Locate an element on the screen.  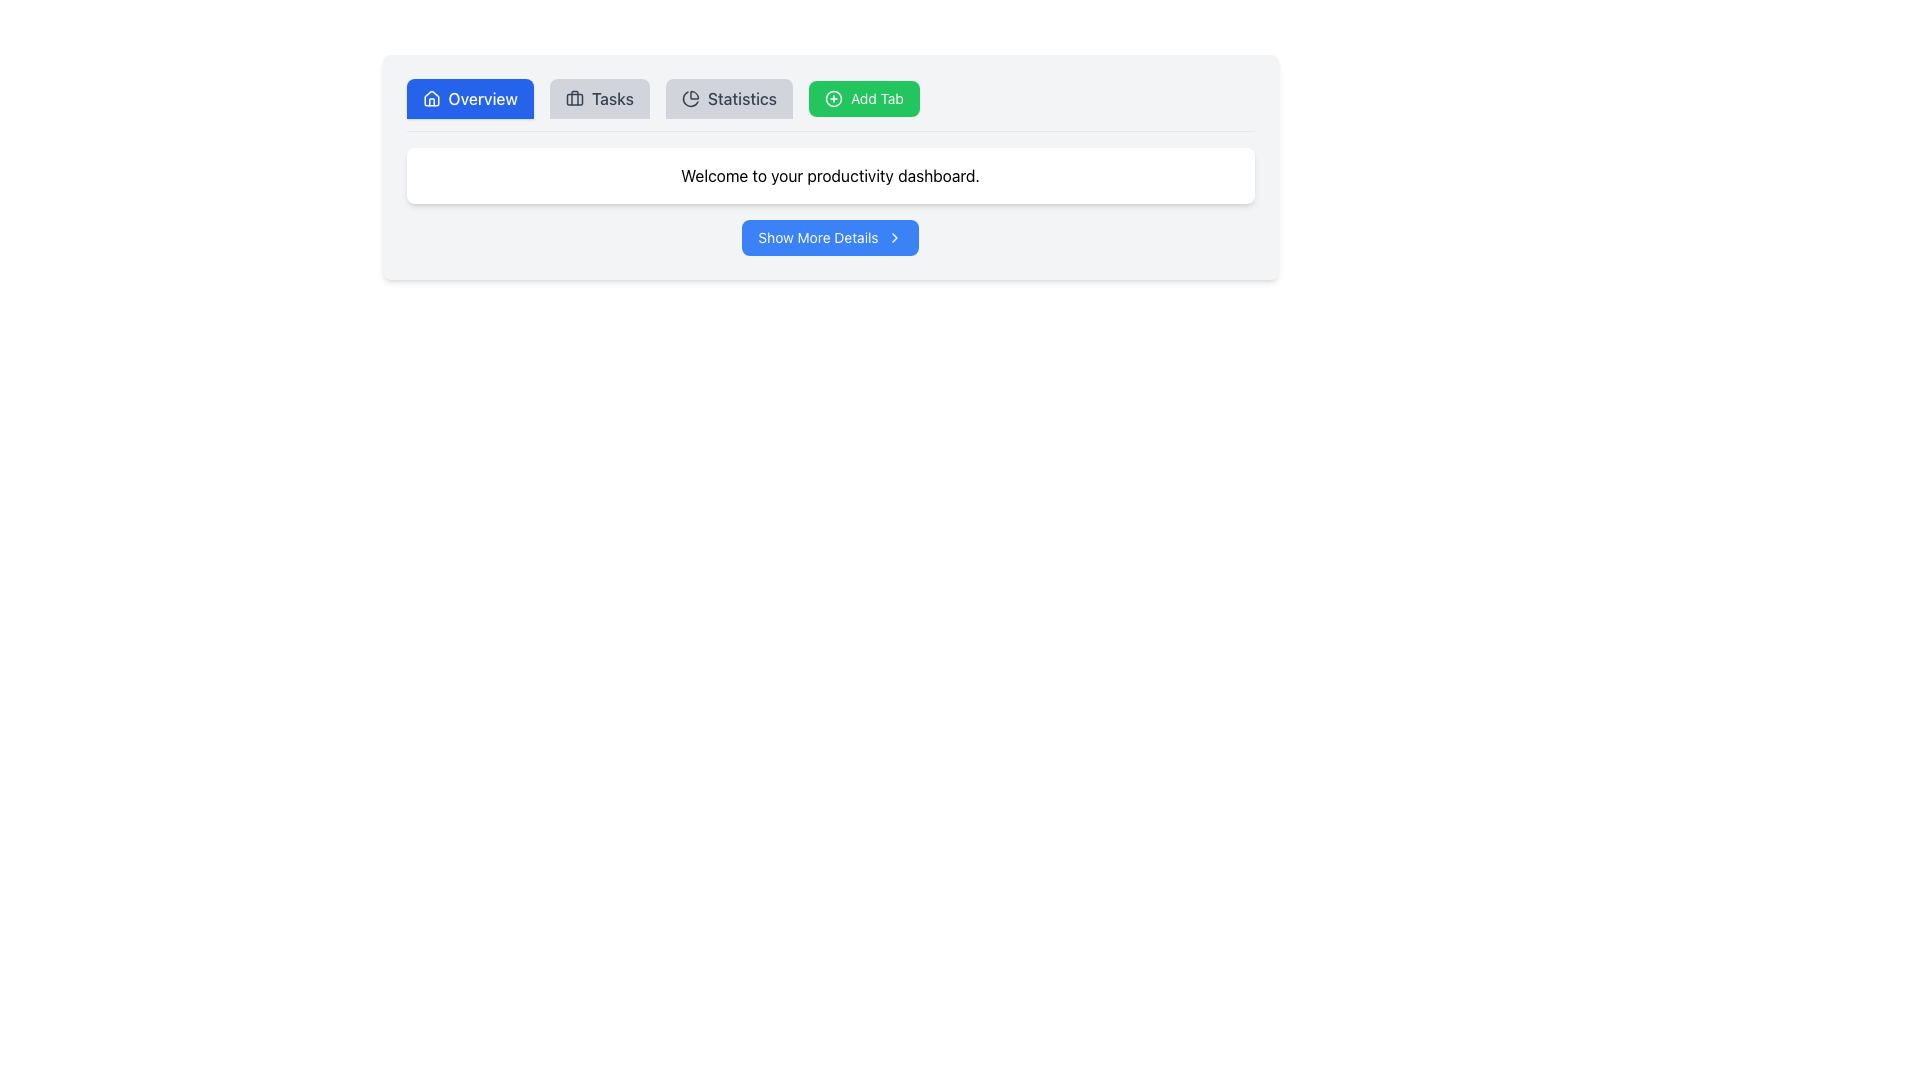
the 'Overview' tab in the Navigation Bar is located at coordinates (830, 105).